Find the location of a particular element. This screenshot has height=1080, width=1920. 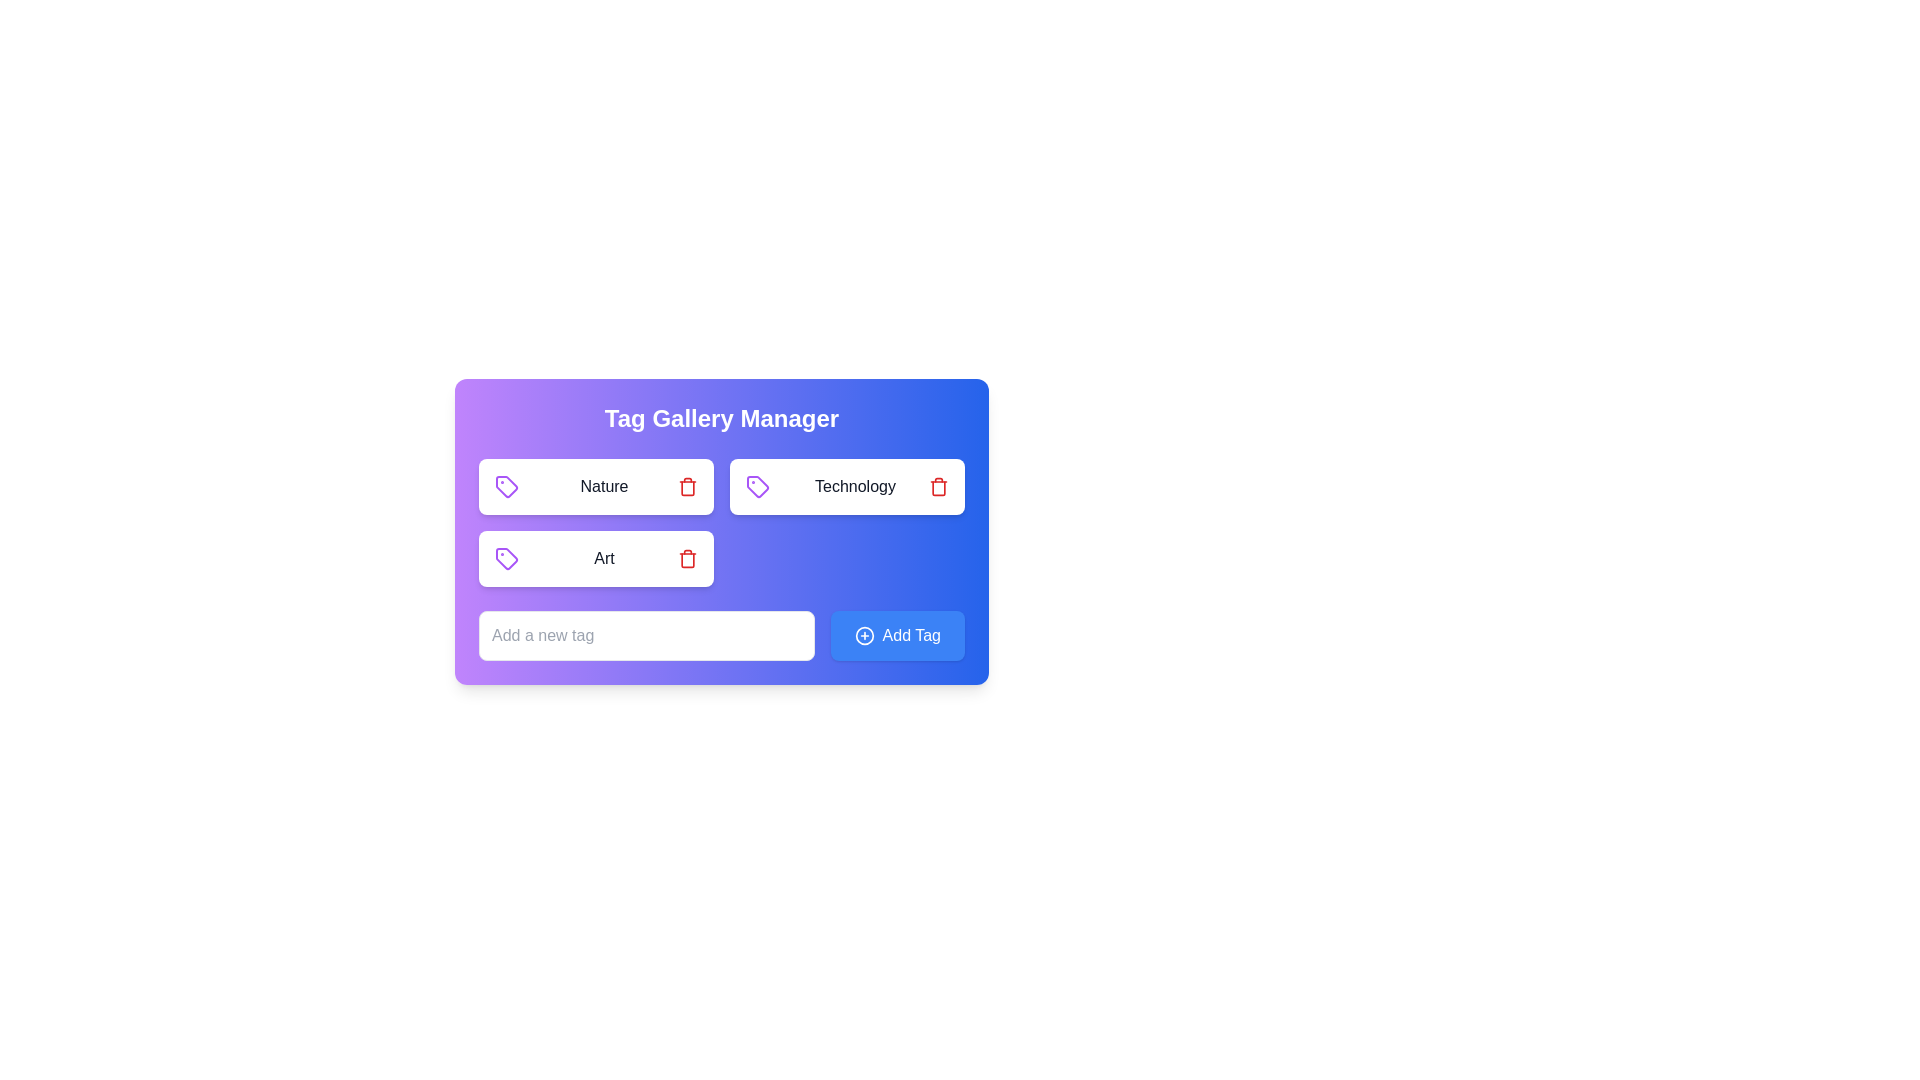

the purple tag icon located to the left of the text 'Art', which is the first visual component in the 'Art' tag group is located at coordinates (507, 559).